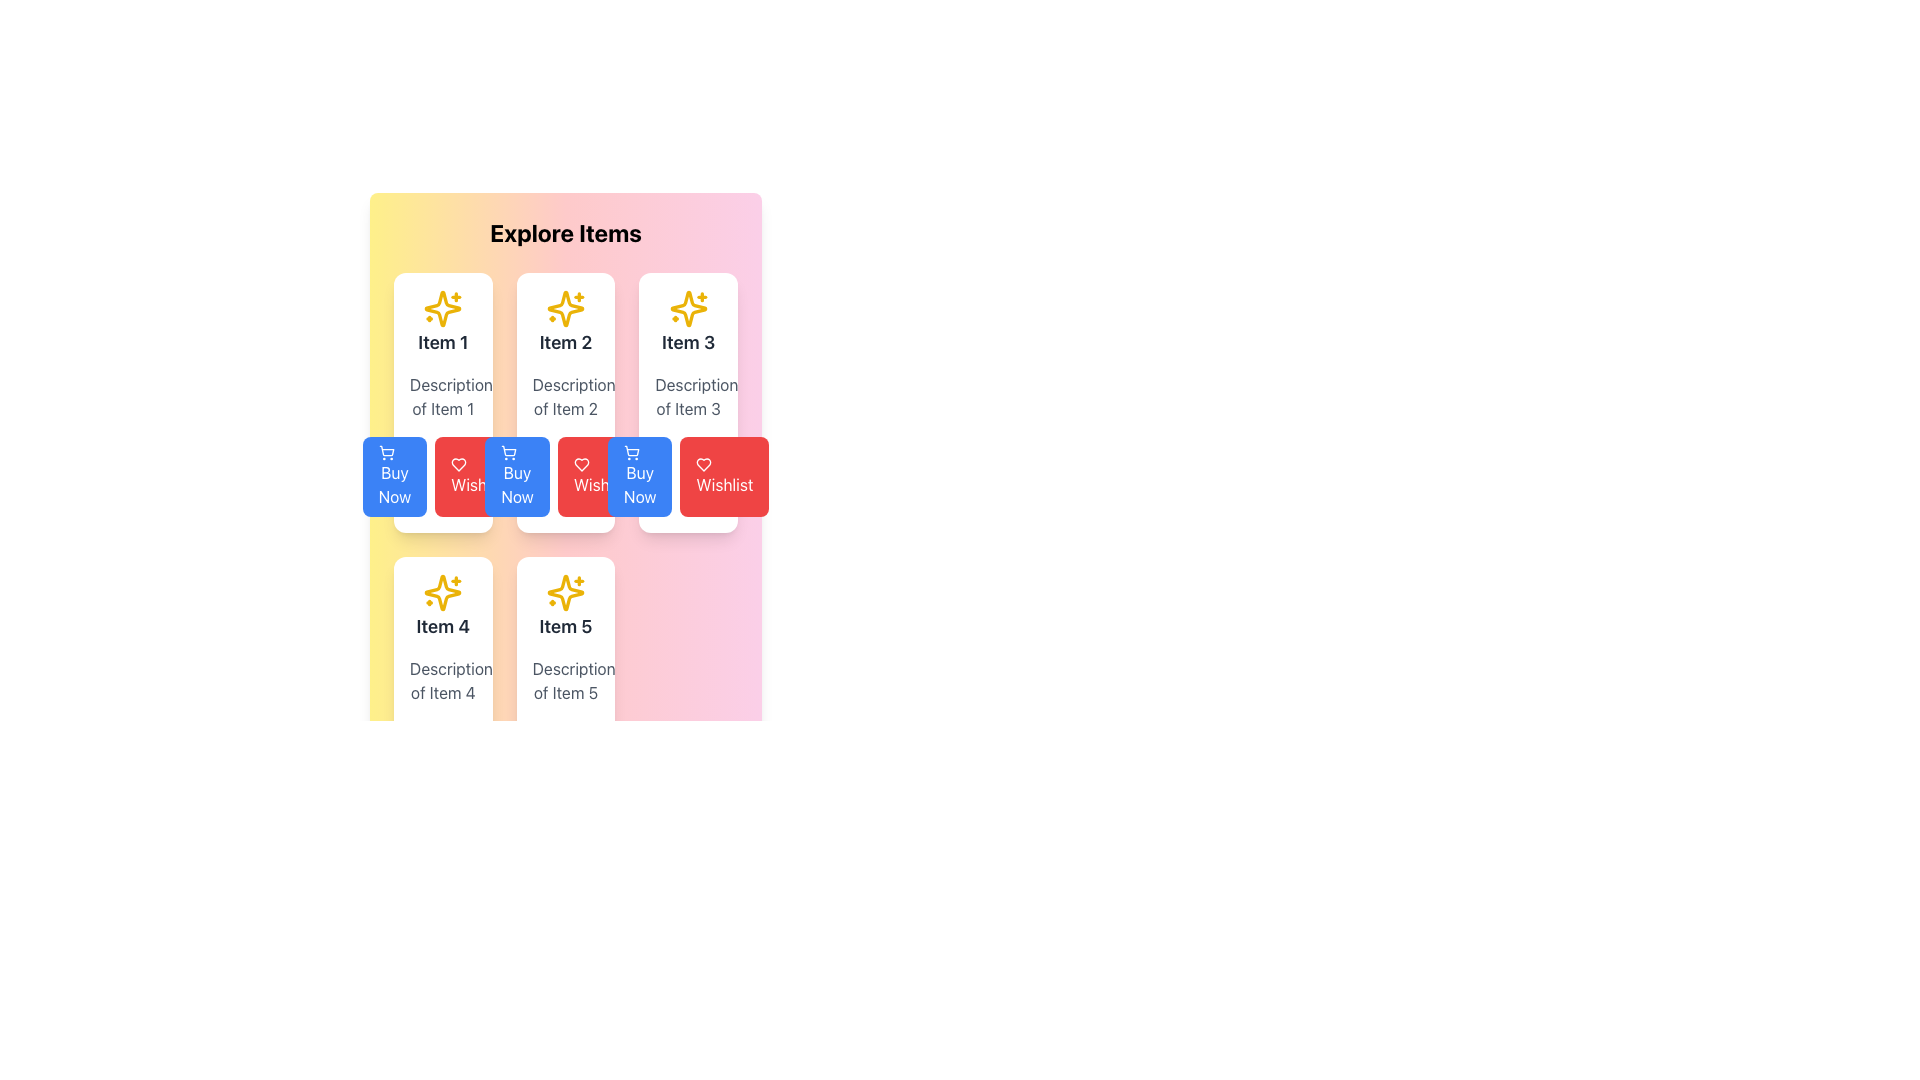  I want to click on the descriptive text label for 'Item 1', so click(442, 397).